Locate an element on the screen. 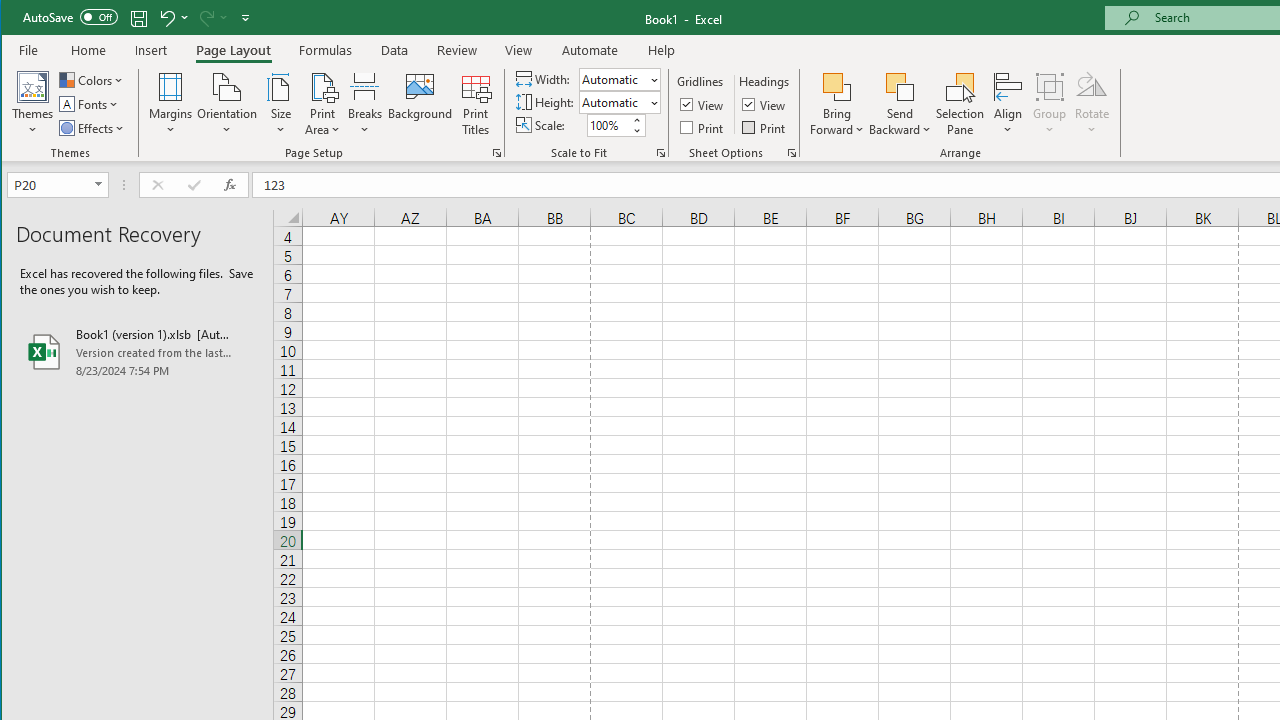 The width and height of the screenshot is (1280, 720). 'Less' is located at coordinates (635, 130).